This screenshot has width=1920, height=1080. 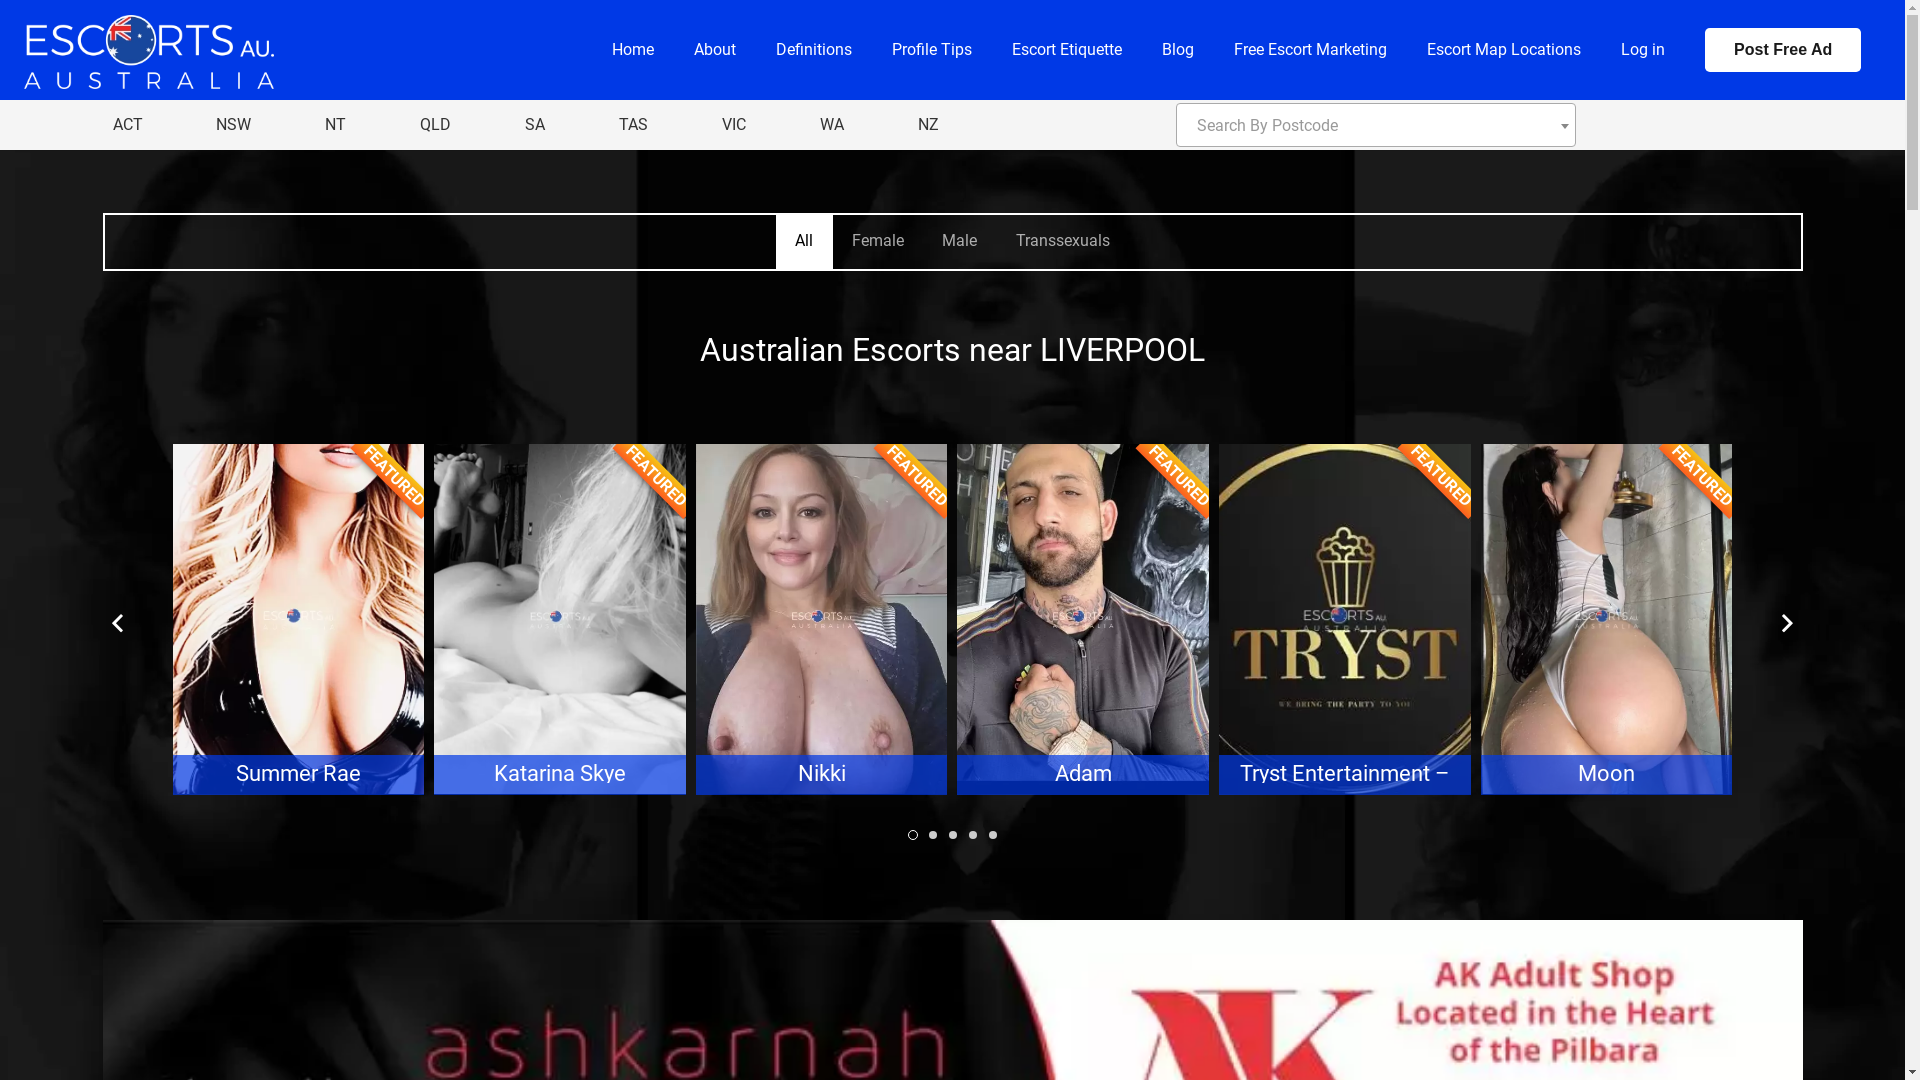 What do you see at coordinates (906, 124) in the screenshot?
I see `'NZ'` at bounding box center [906, 124].